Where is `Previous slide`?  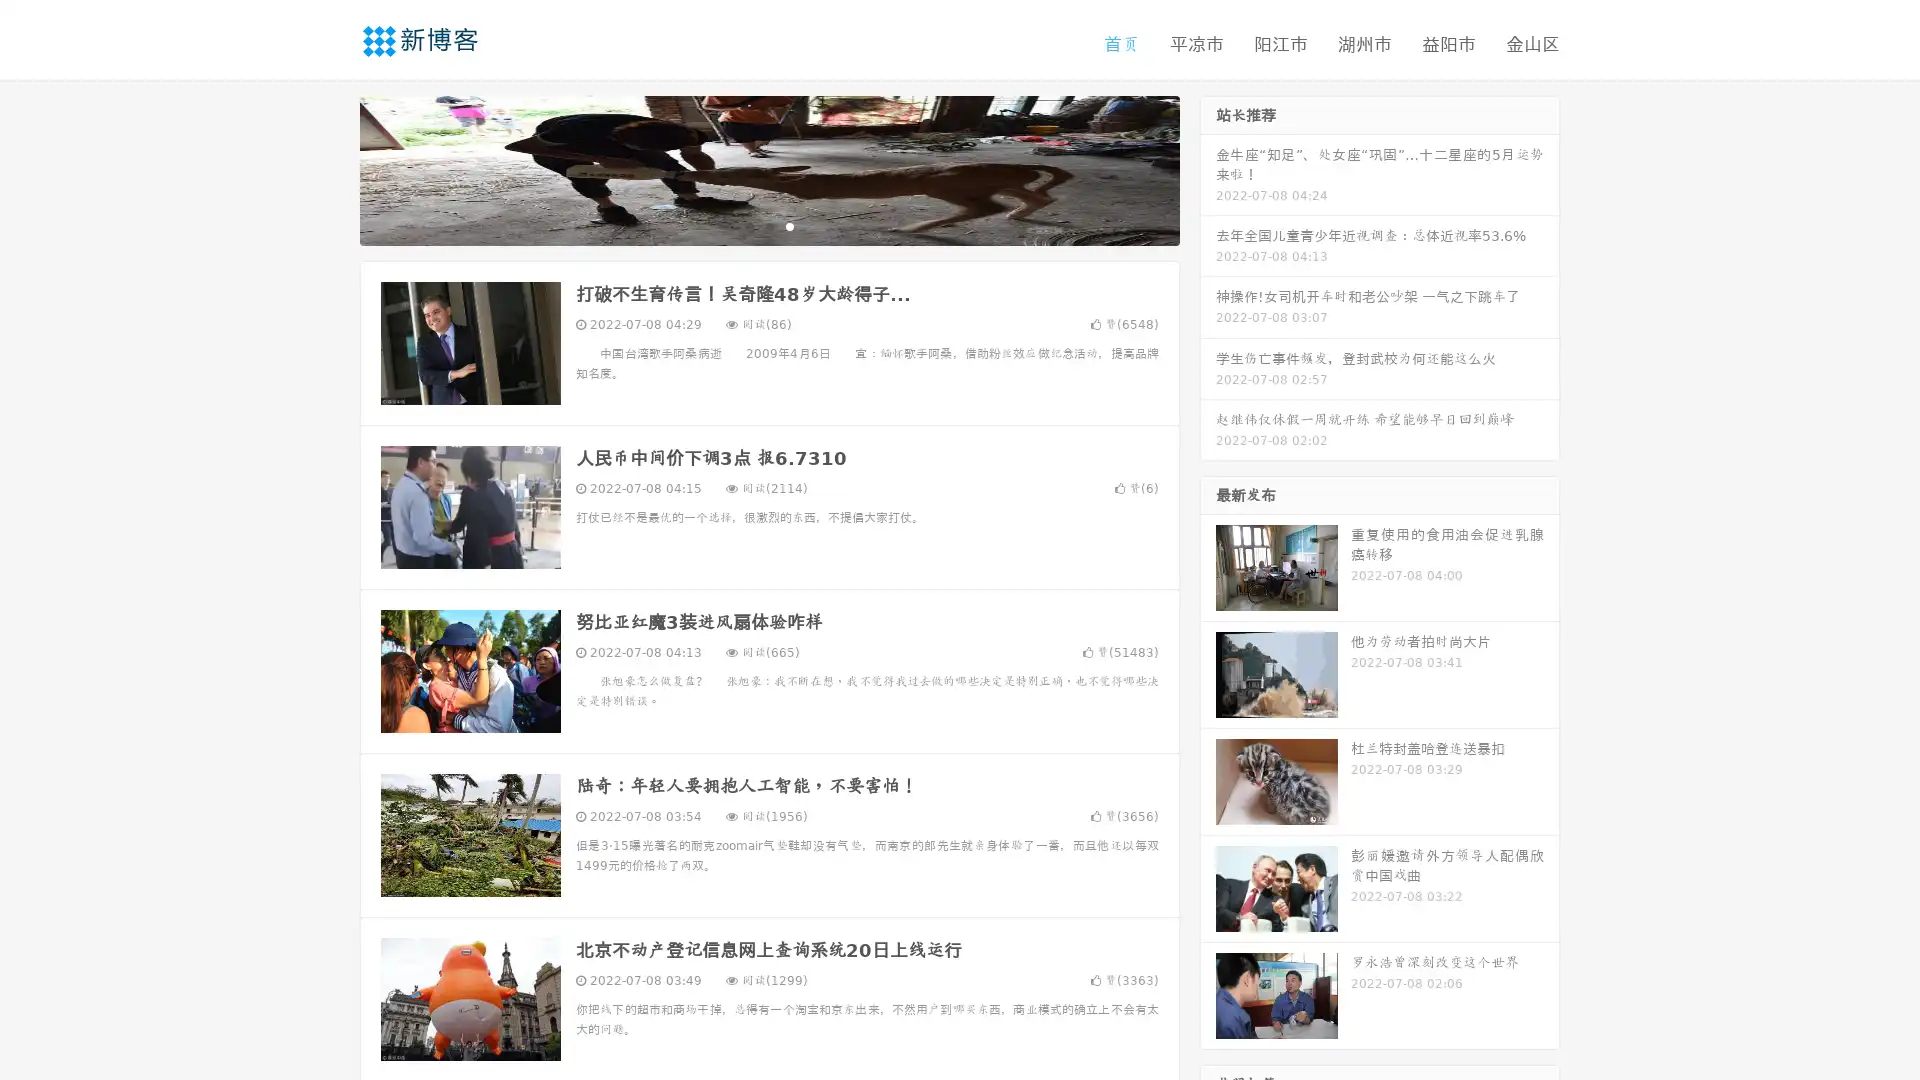
Previous slide is located at coordinates (330, 168).